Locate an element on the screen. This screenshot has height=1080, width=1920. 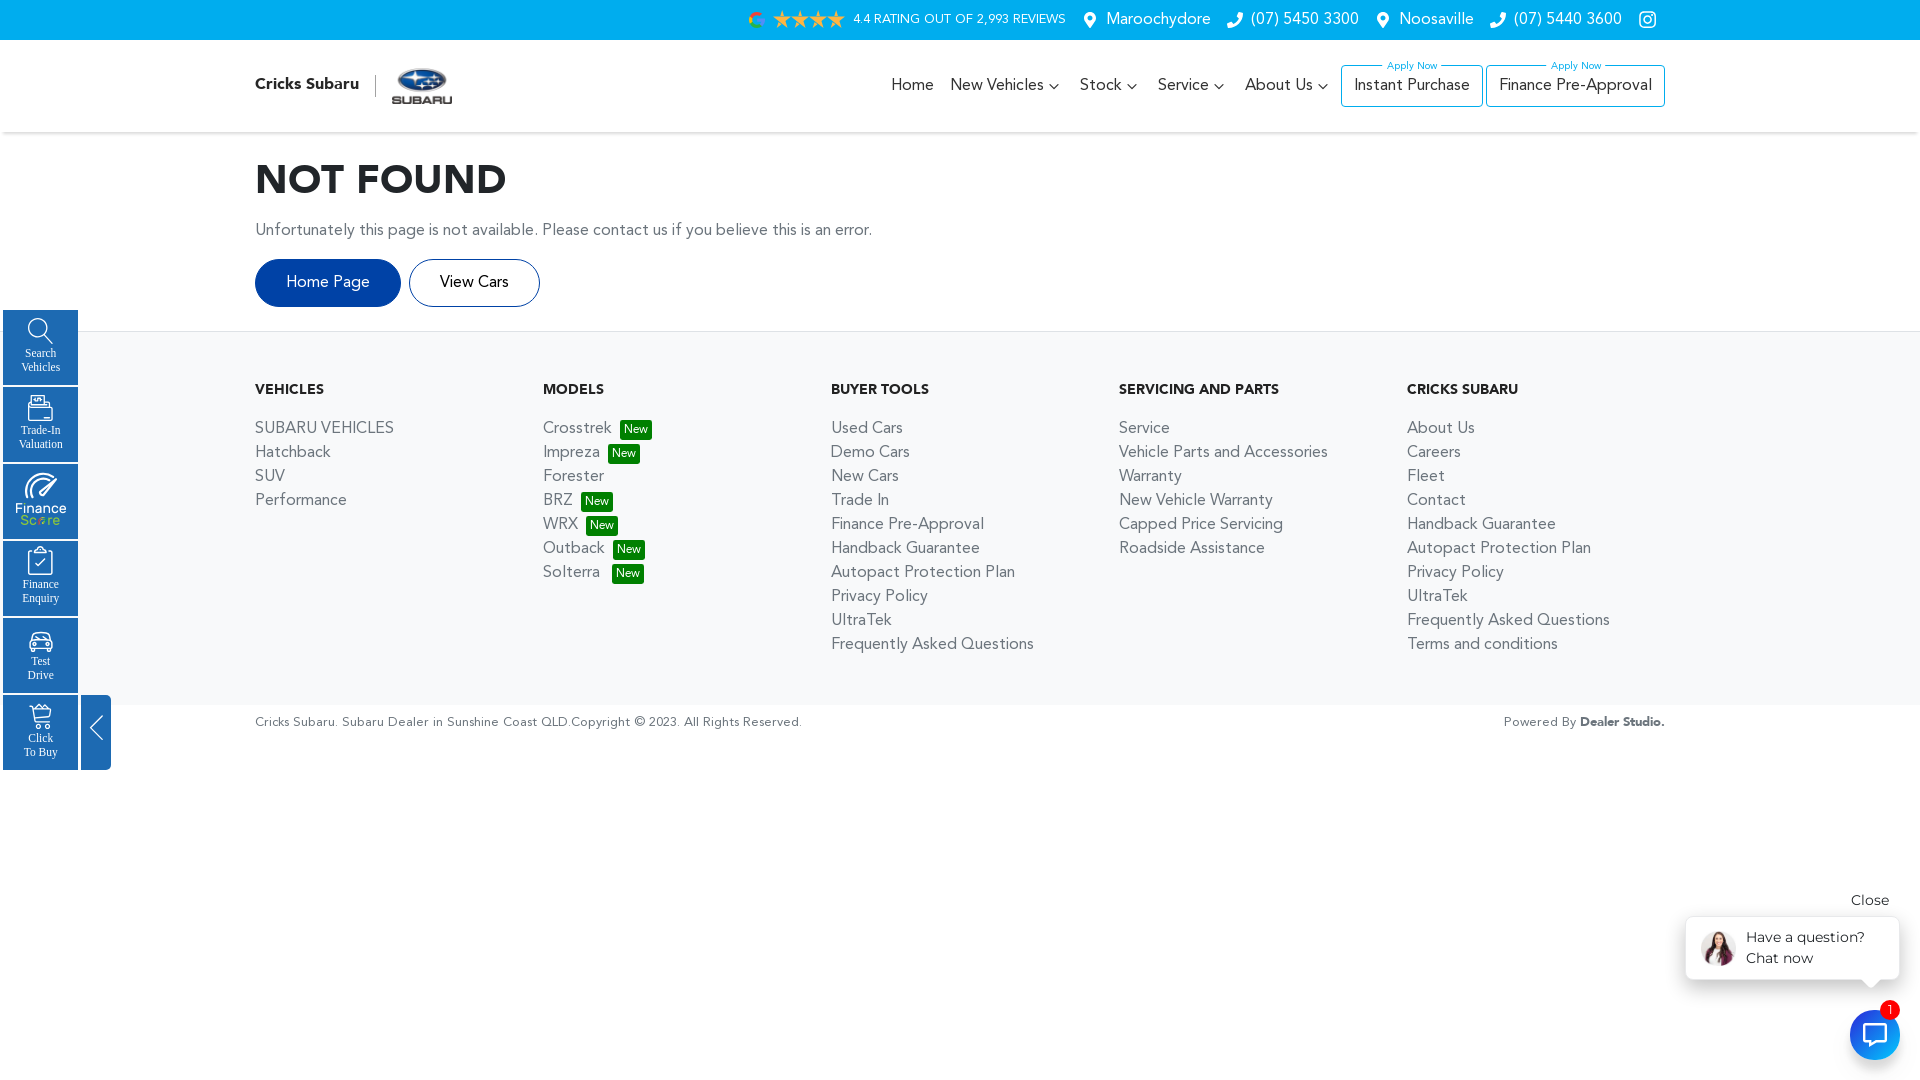
'Maroochydore' is located at coordinates (1104, 19).